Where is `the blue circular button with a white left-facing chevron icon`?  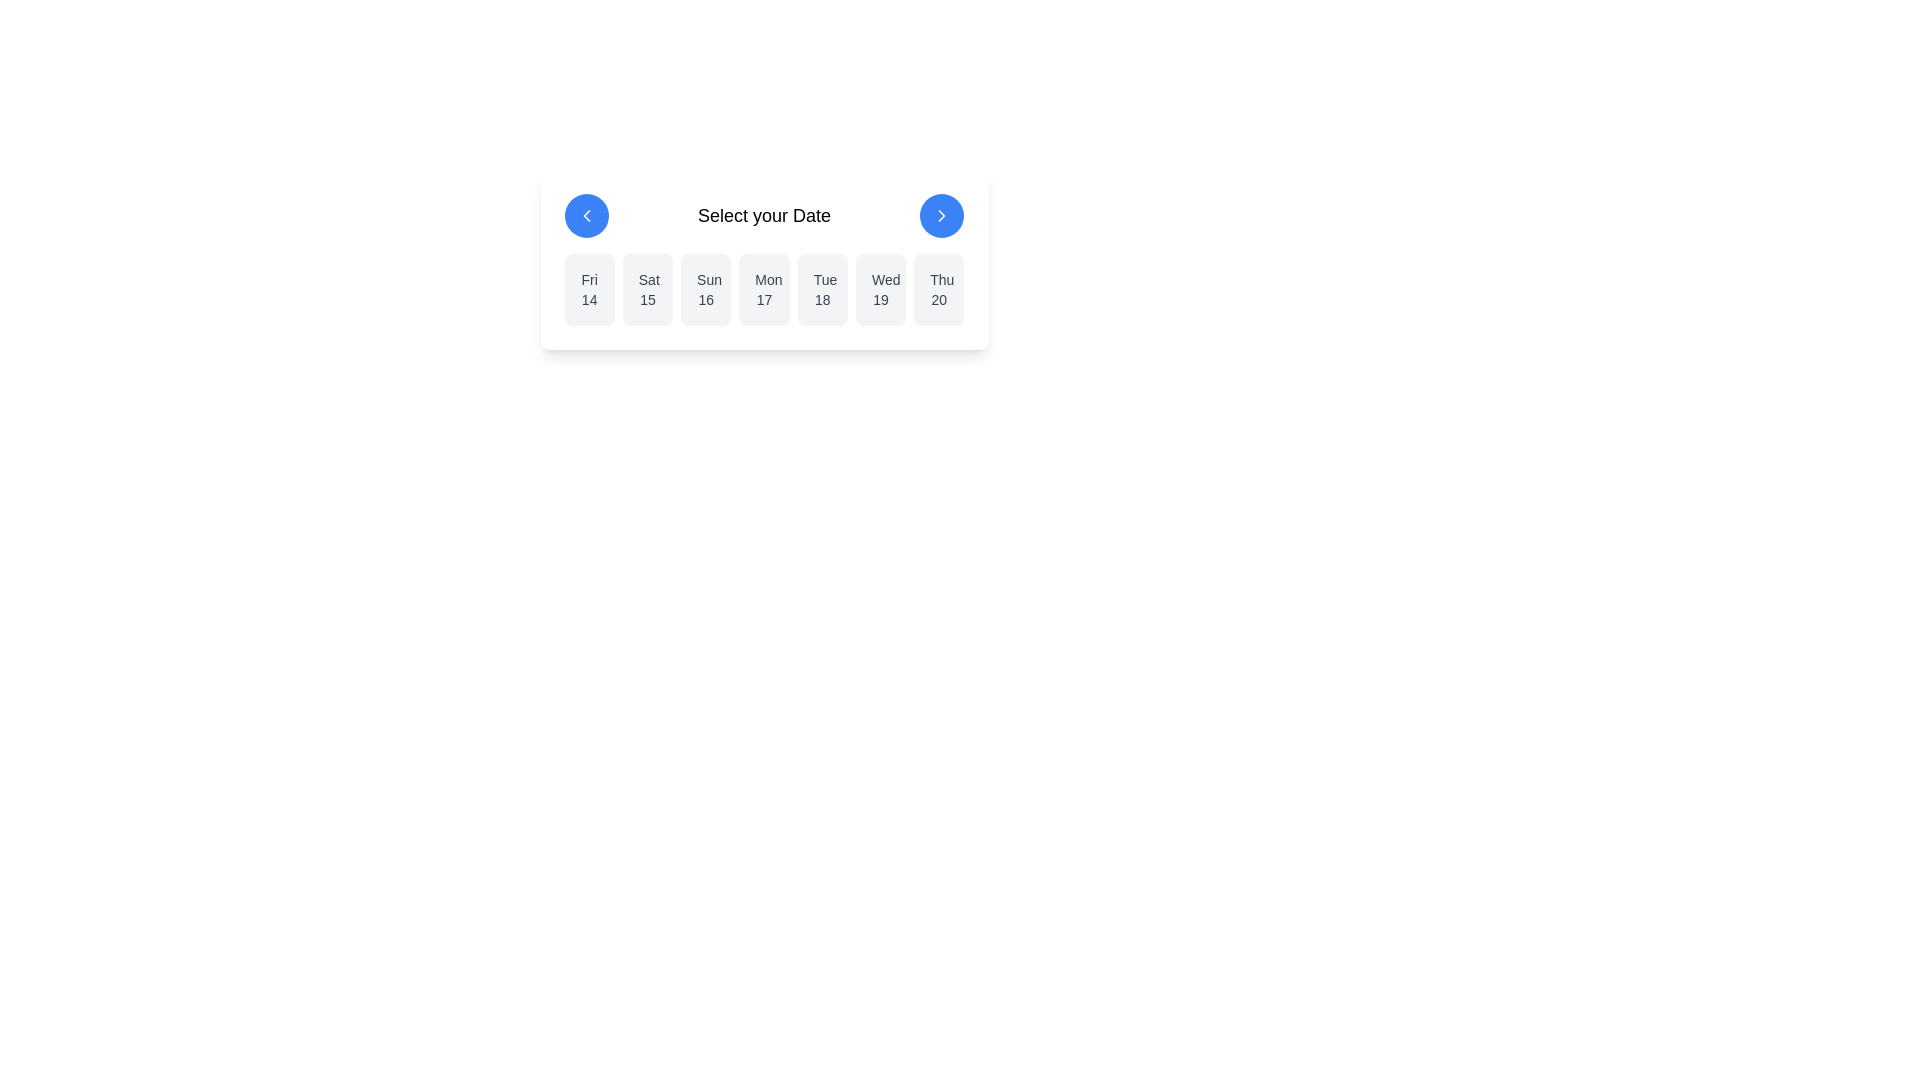 the blue circular button with a white left-facing chevron icon is located at coordinates (585, 216).